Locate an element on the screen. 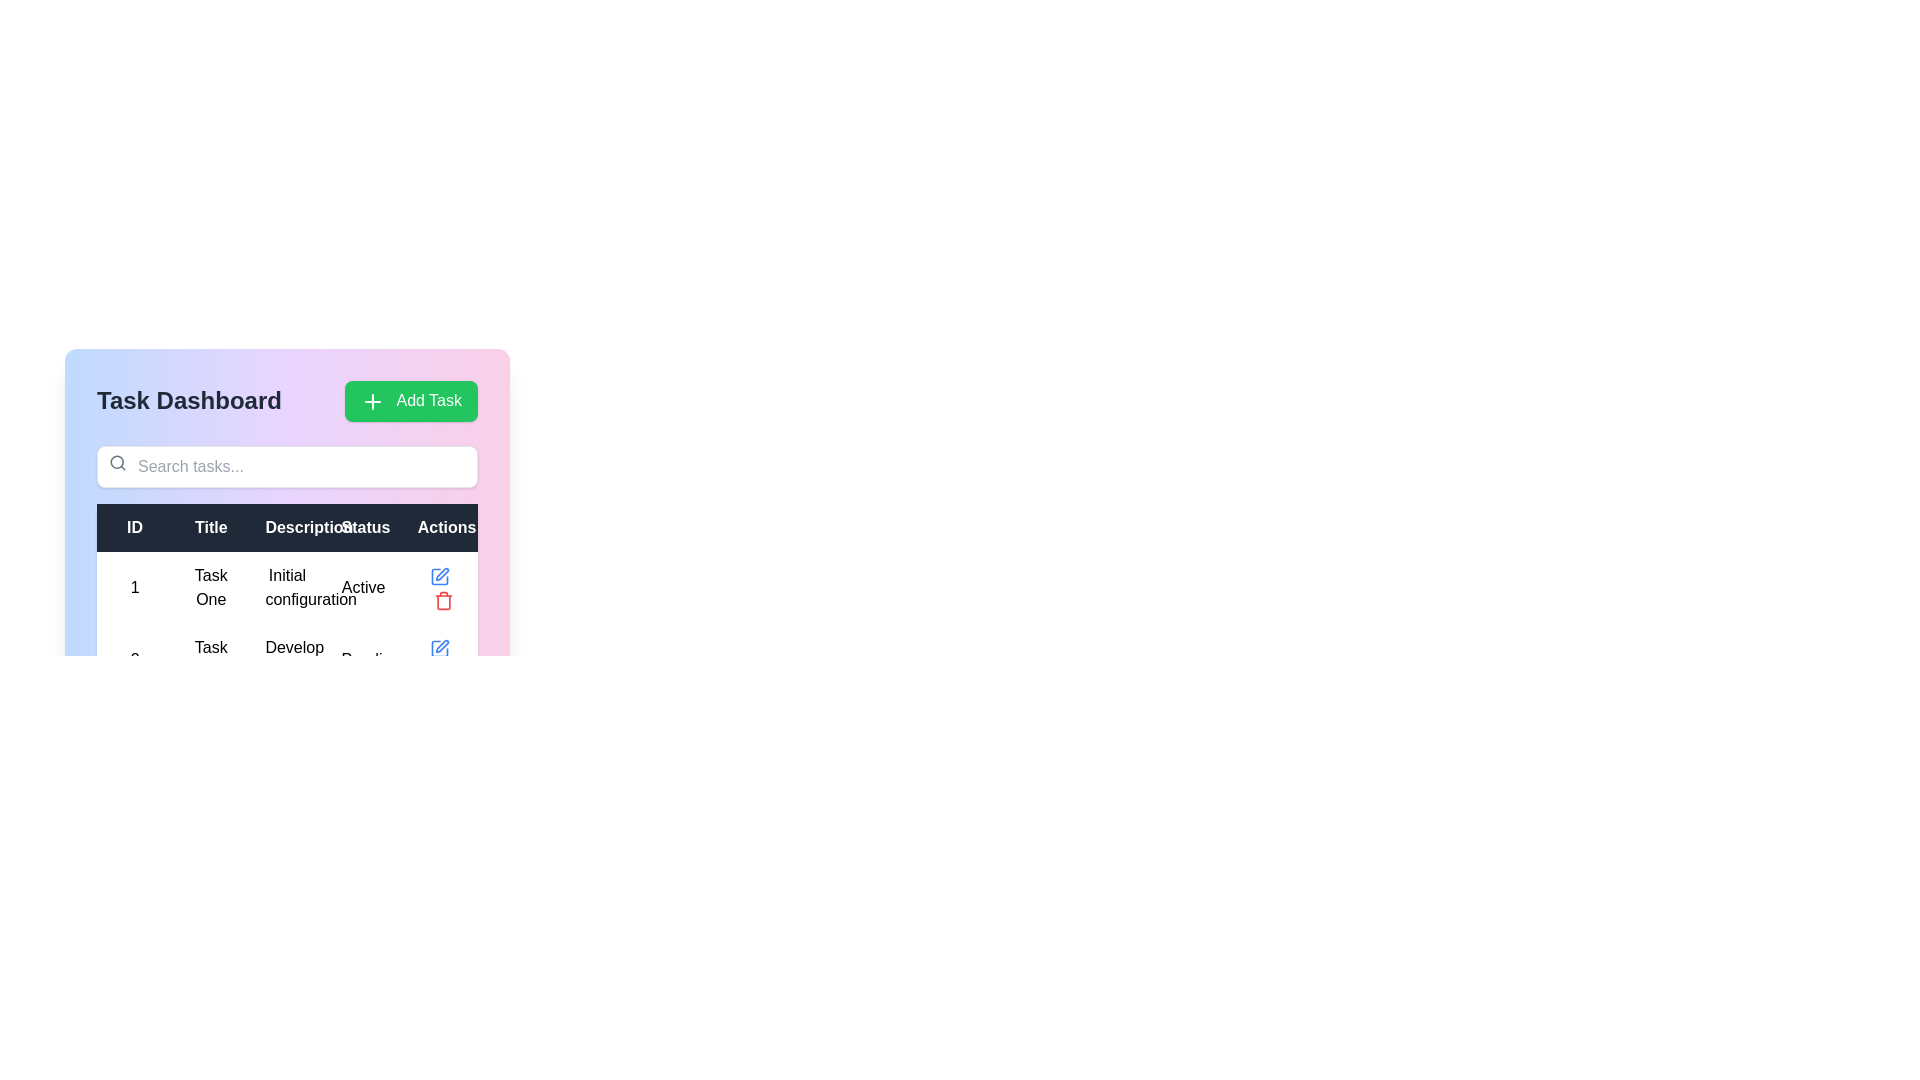 The width and height of the screenshot is (1920, 1080). the row using the Text display cell containing the number '1' in bold font, which is located is located at coordinates (134, 586).